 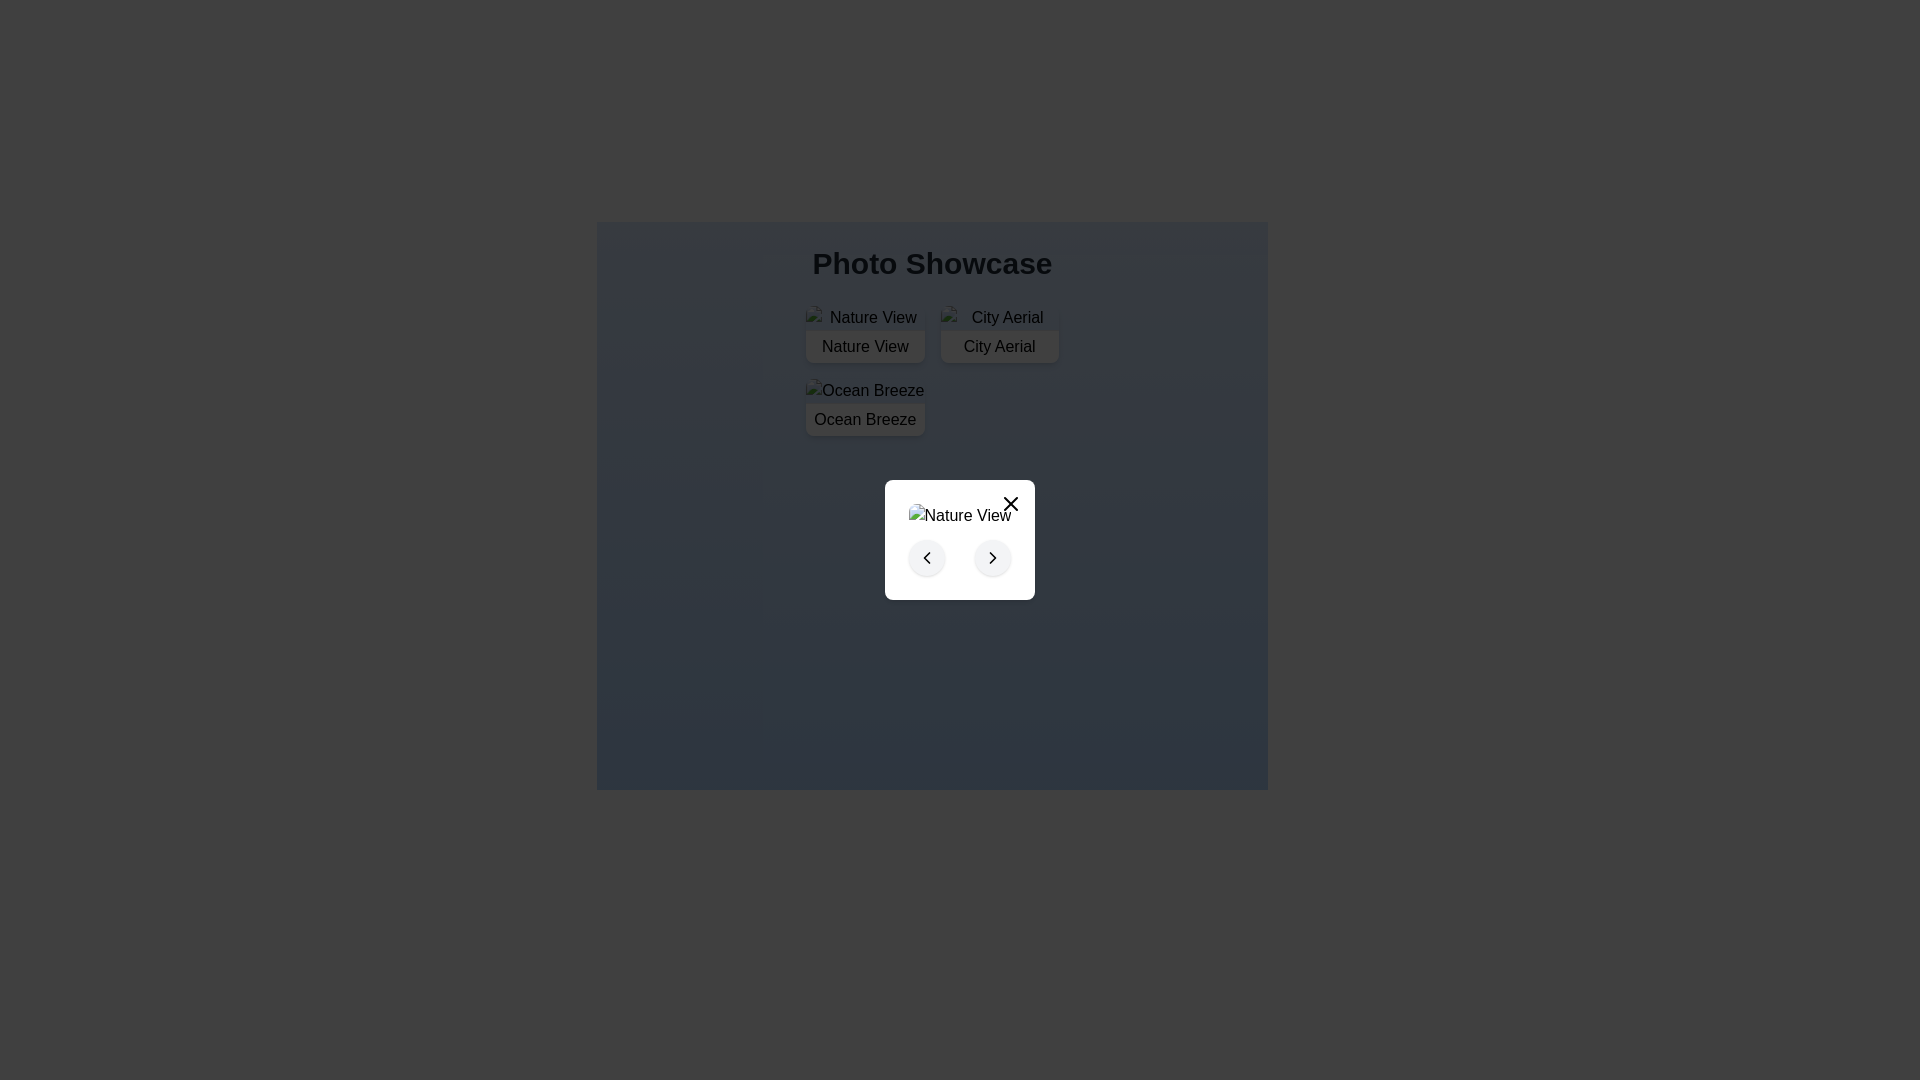 I want to click on the 'Nature View' image, which is located at the top of a card in the top-left segment of a grid layout, so click(x=865, y=316).